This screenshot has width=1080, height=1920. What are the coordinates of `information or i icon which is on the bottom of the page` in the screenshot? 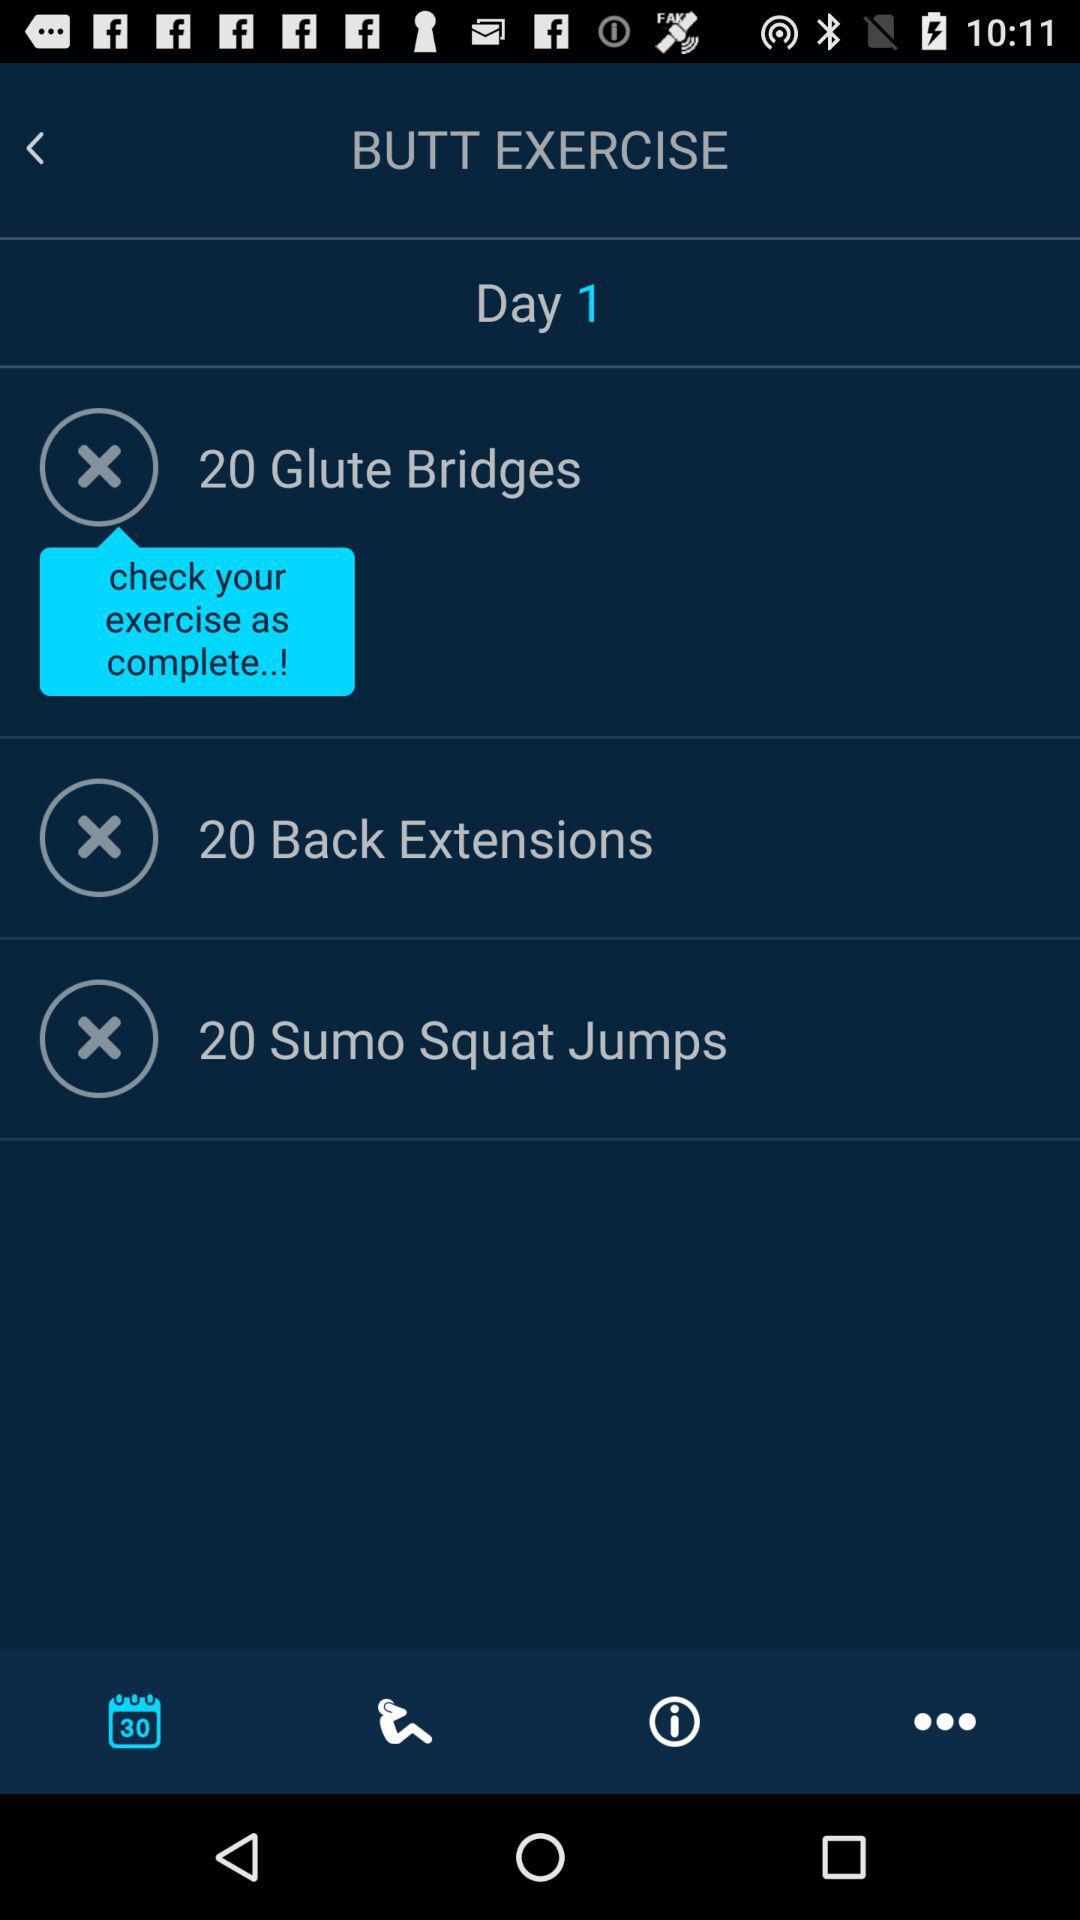 It's located at (675, 1721).